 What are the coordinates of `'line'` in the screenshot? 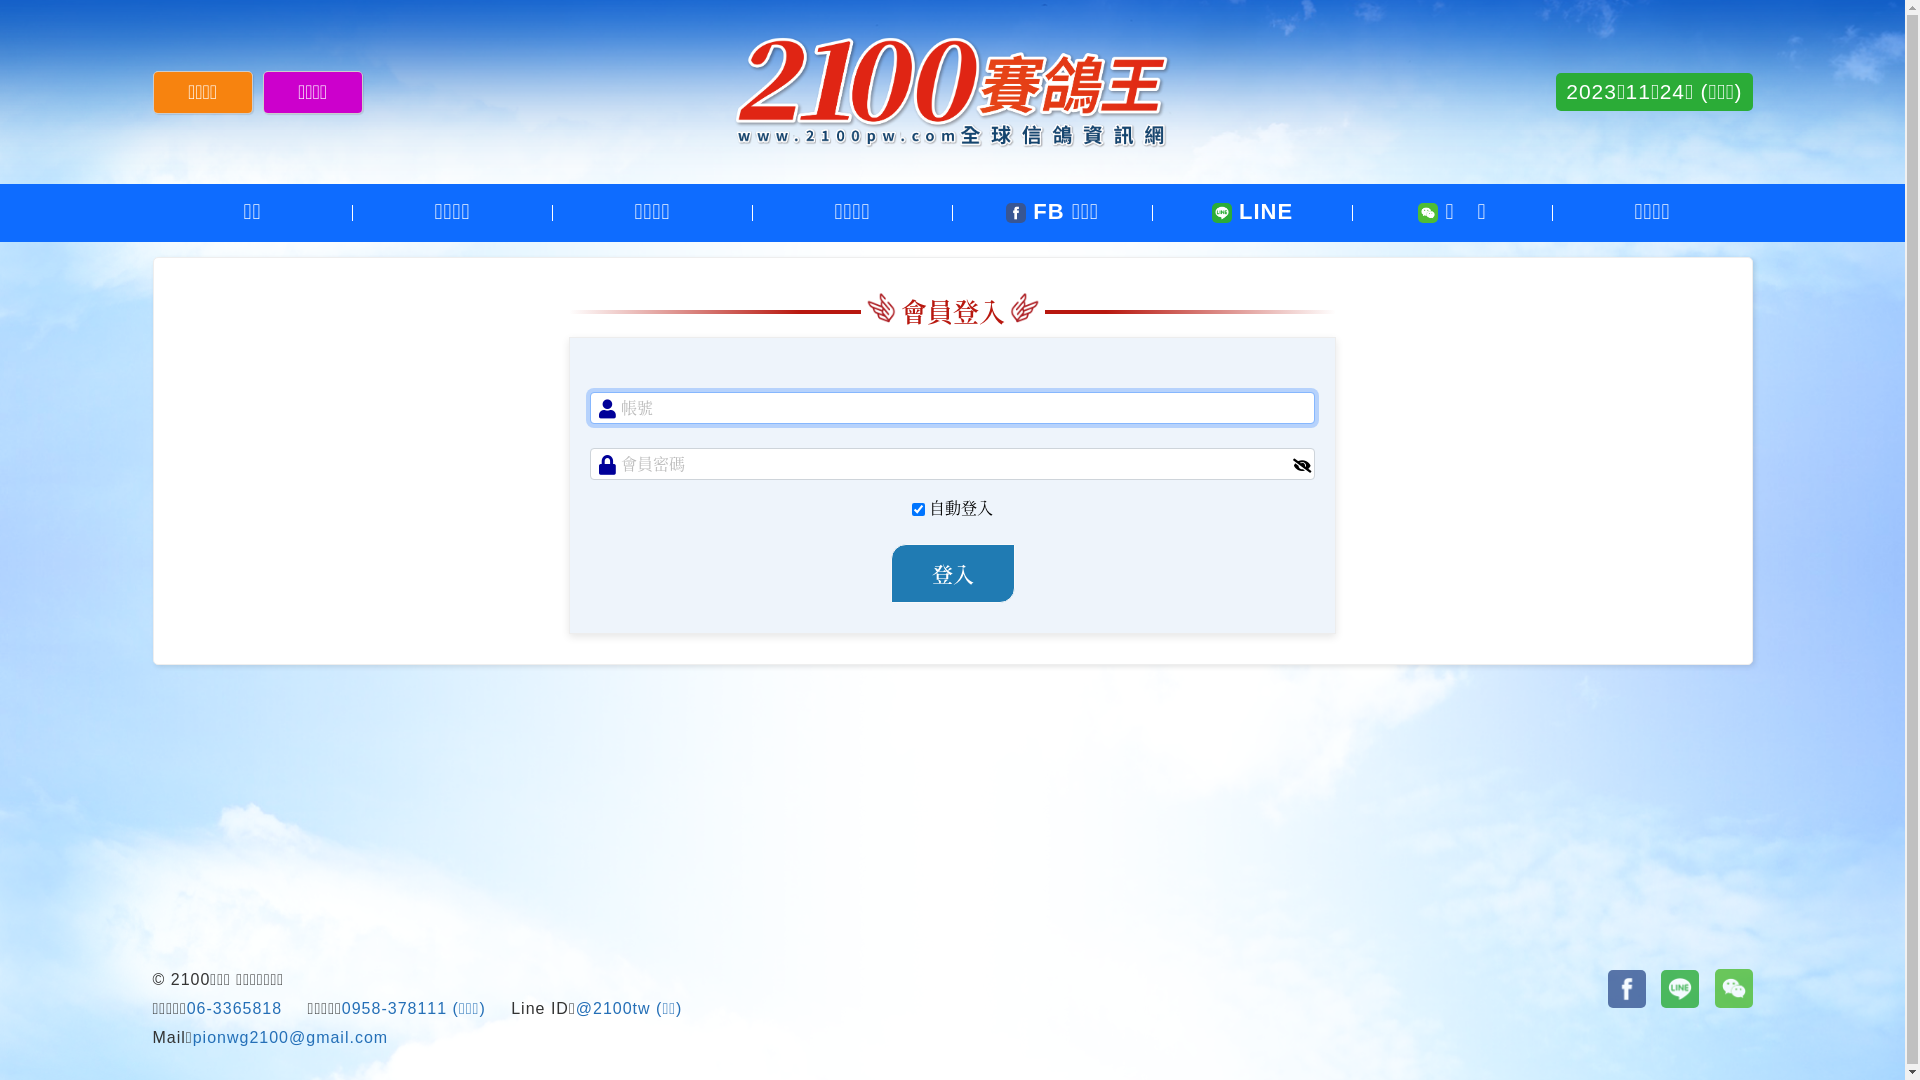 It's located at (1668, 987).